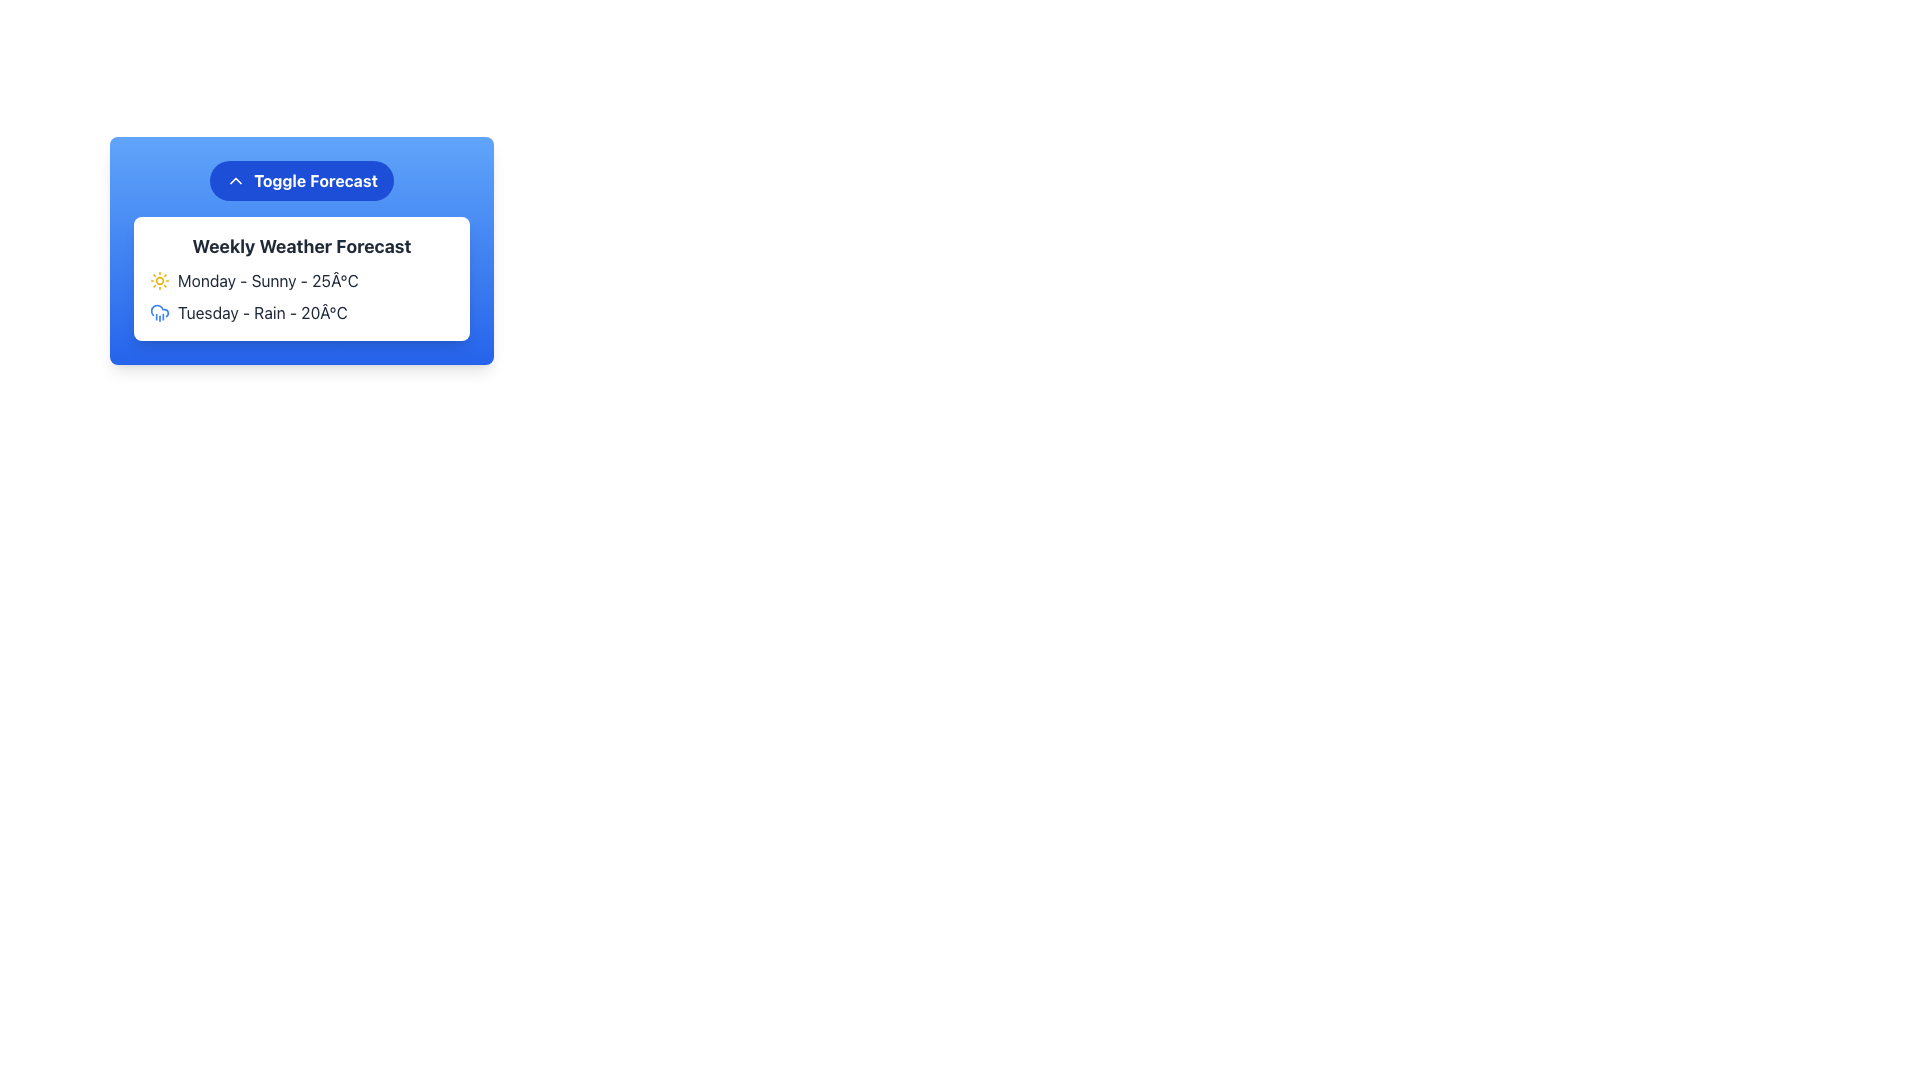 This screenshot has height=1080, width=1920. I want to click on the text and icon element displaying 'Tuesday - Rain - 20°C' in the weather forecast section, which is the second entry following 'Monday - Sunny - 25°C', so click(301, 312).